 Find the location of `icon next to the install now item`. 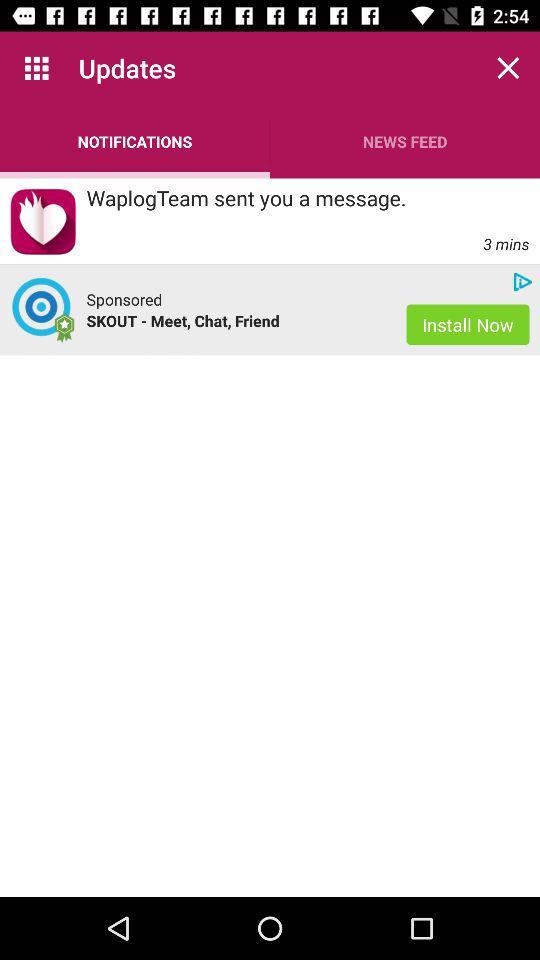

icon next to the install now item is located at coordinates (235, 320).